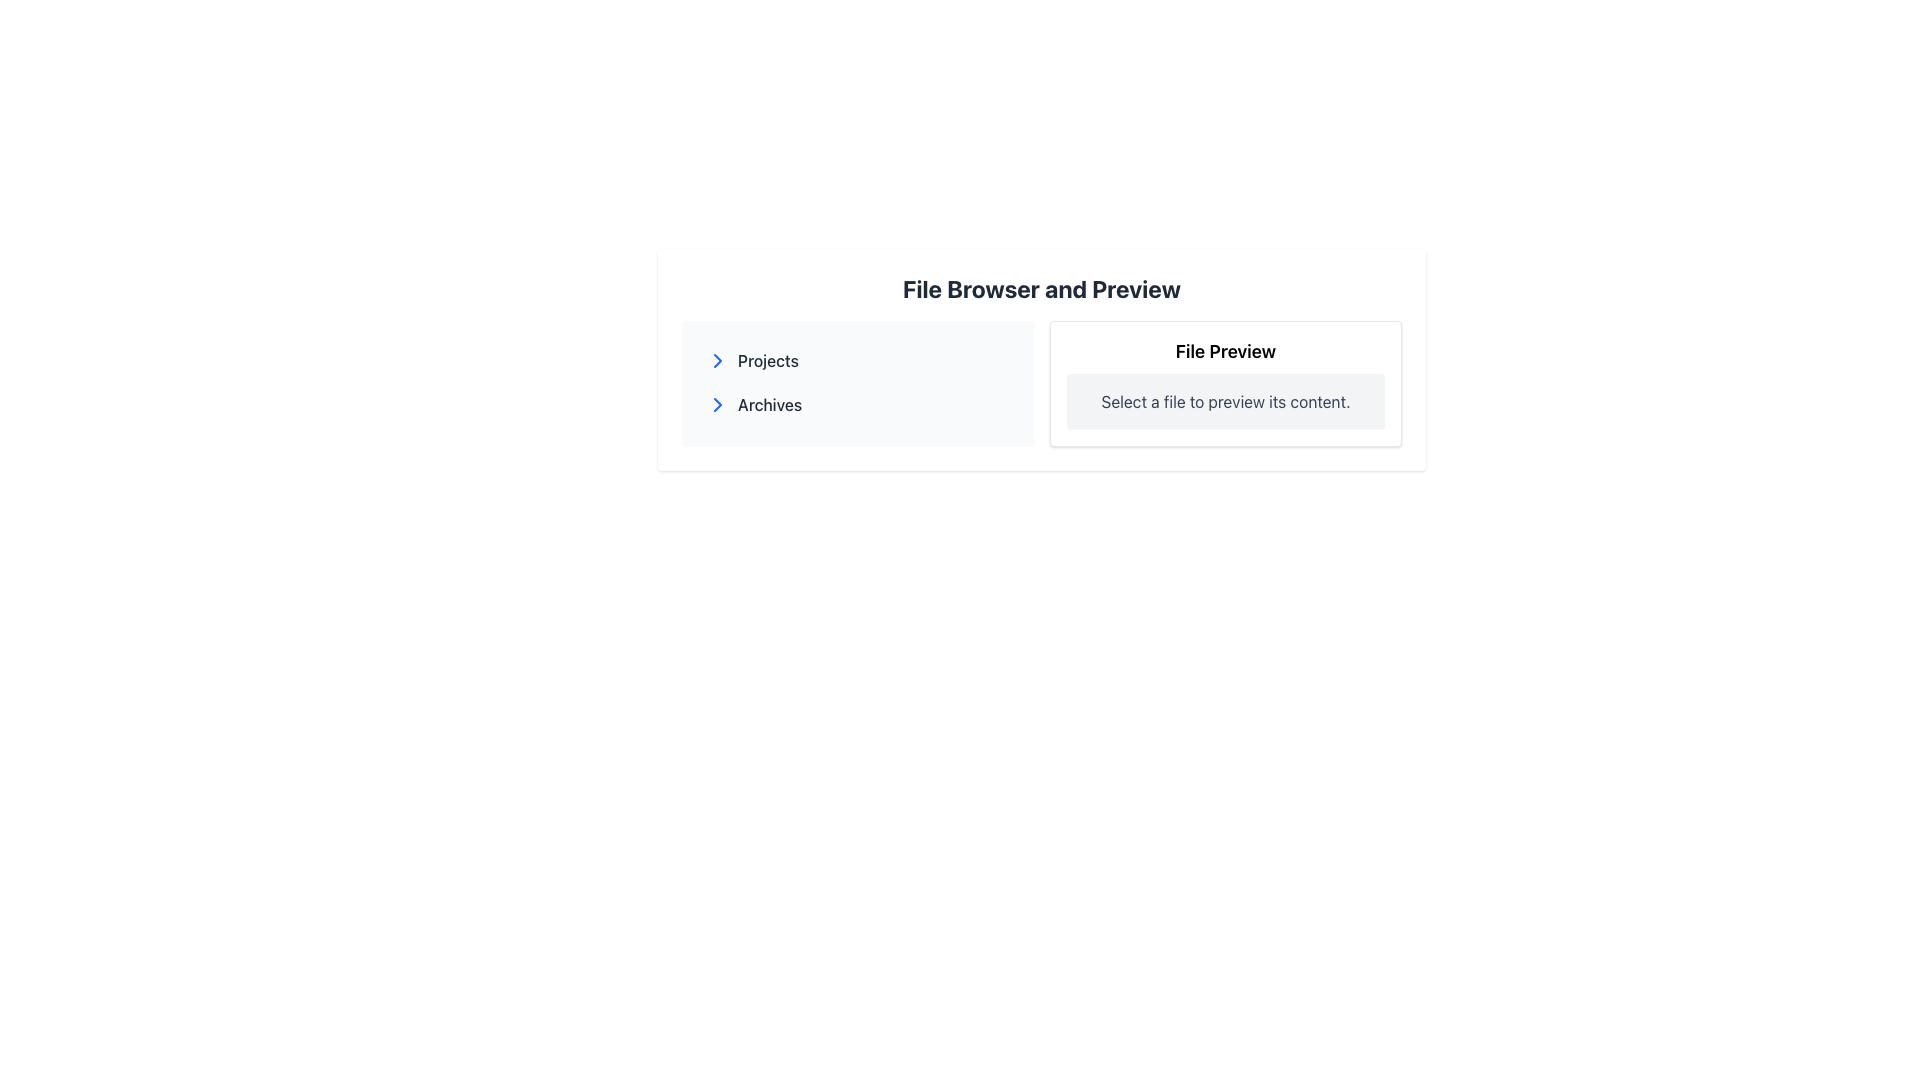  I want to click on the 'Projects' navigation item located in the left panel of the interface, so click(858, 361).